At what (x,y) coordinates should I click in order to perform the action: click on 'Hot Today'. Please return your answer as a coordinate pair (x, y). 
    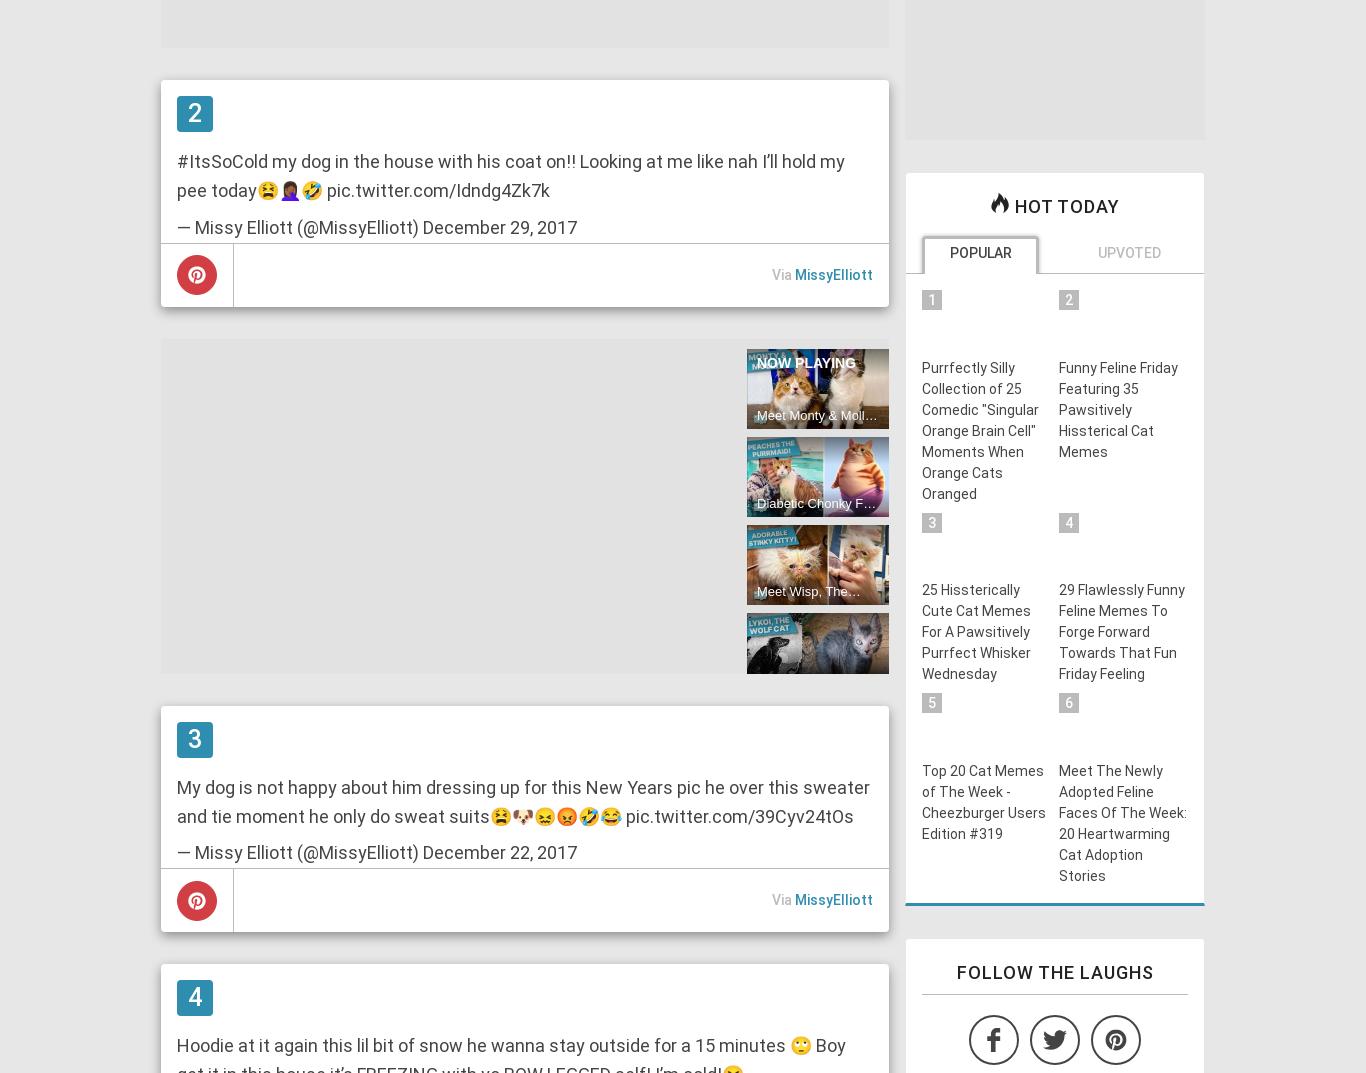
    Looking at the image, I should click on (1063, 206).